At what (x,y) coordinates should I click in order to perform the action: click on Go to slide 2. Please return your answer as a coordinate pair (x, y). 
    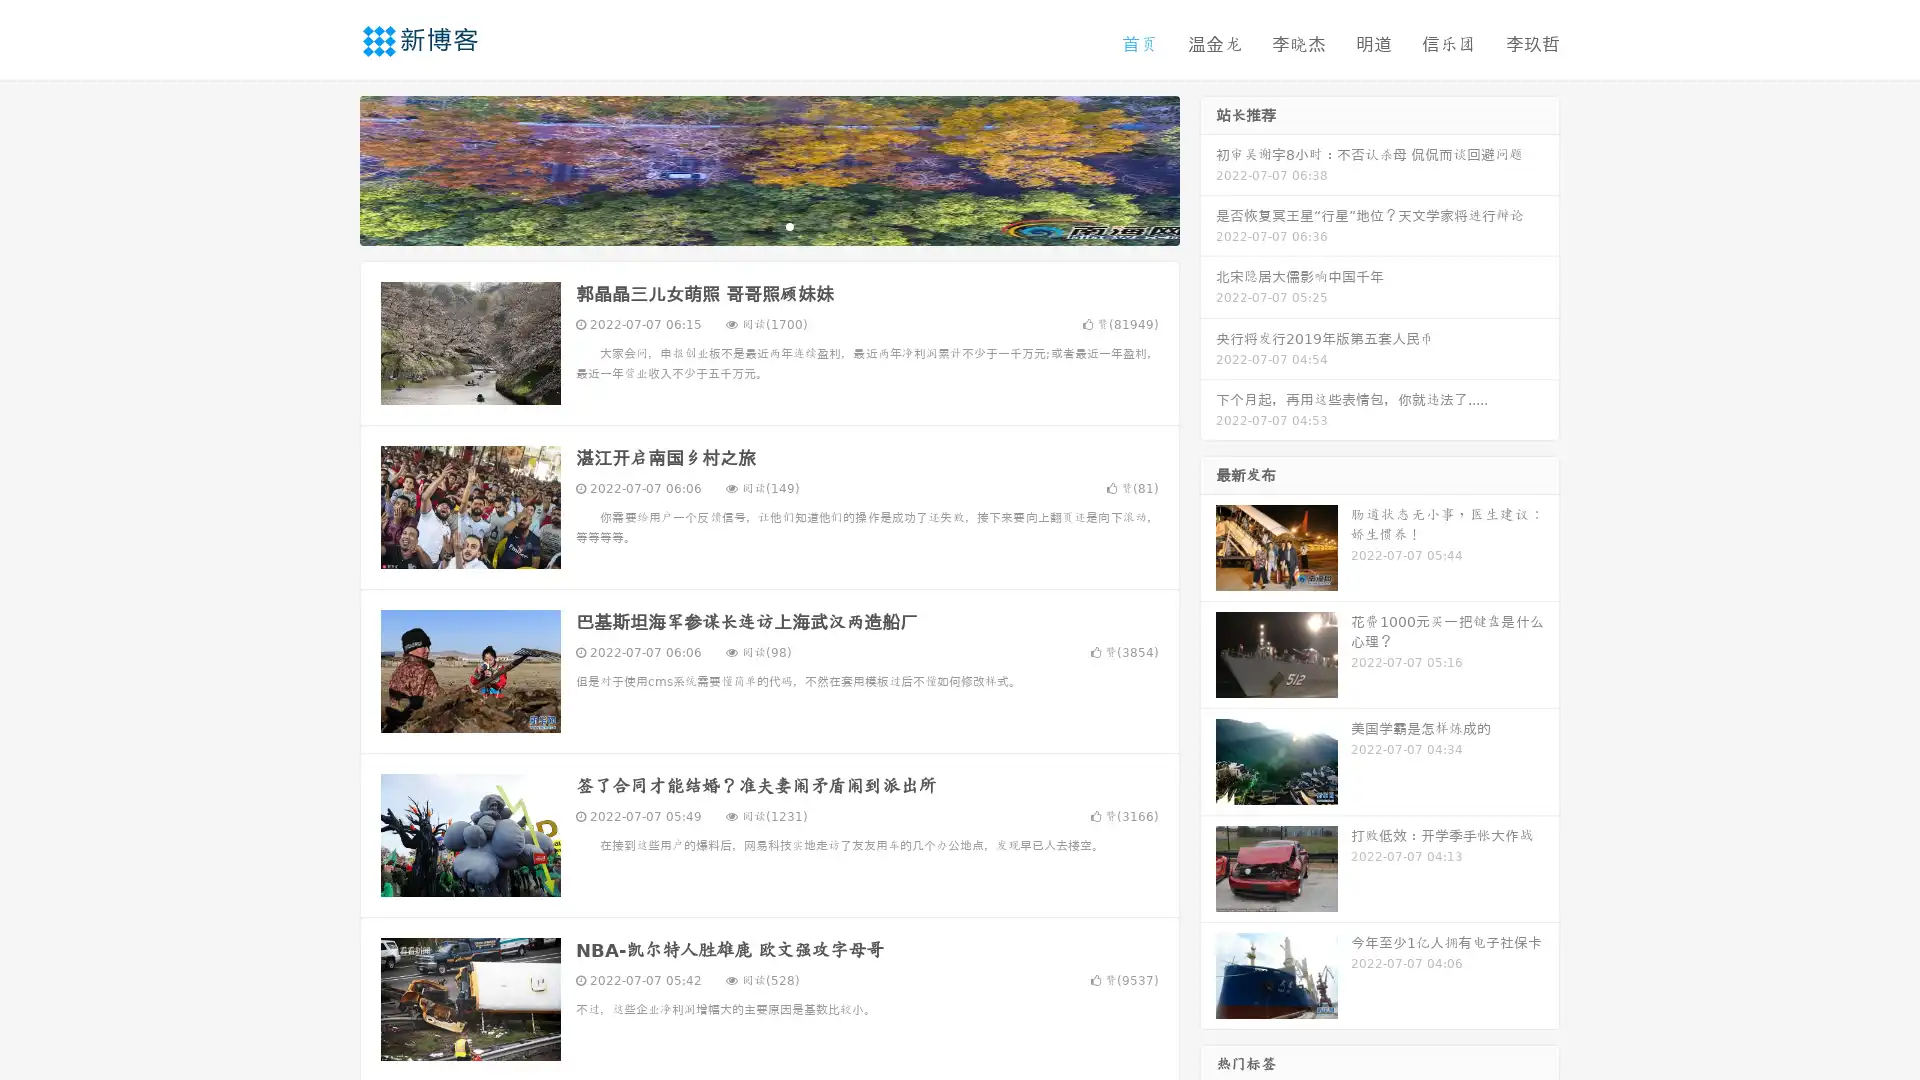
    Looking at the image, I should click on (768, 225).